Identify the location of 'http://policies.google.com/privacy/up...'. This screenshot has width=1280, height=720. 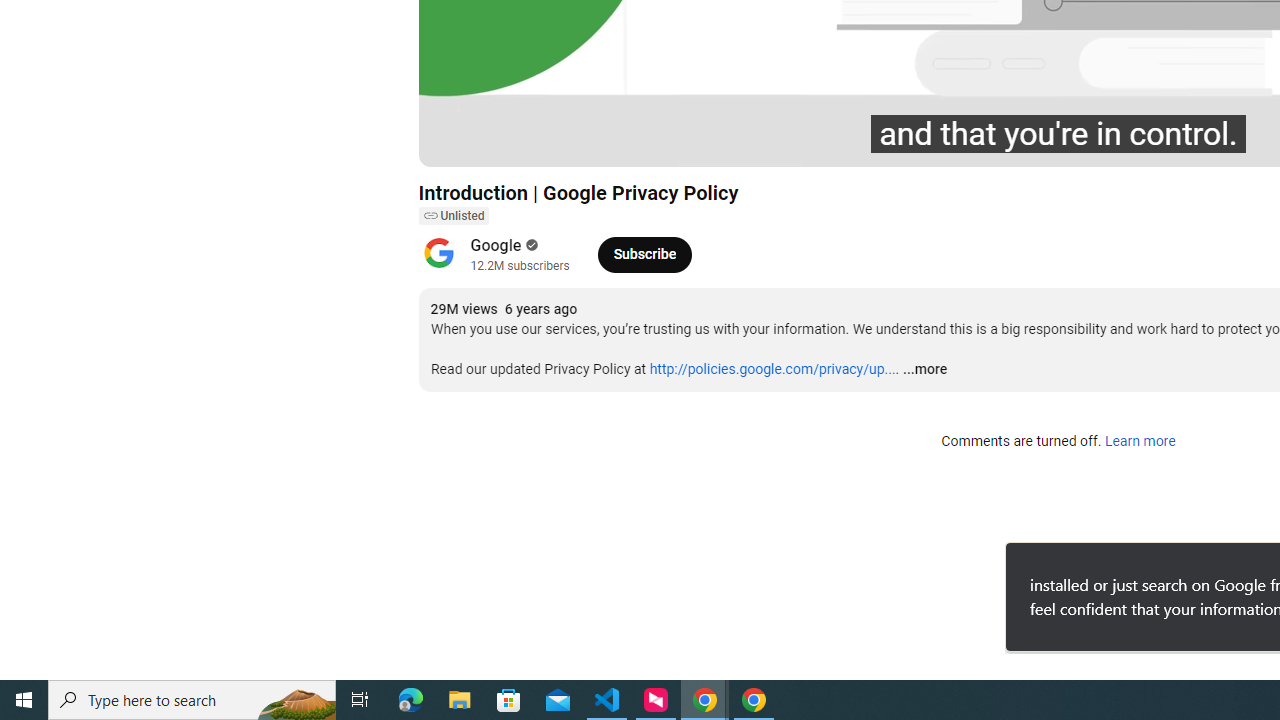
(771, 369).